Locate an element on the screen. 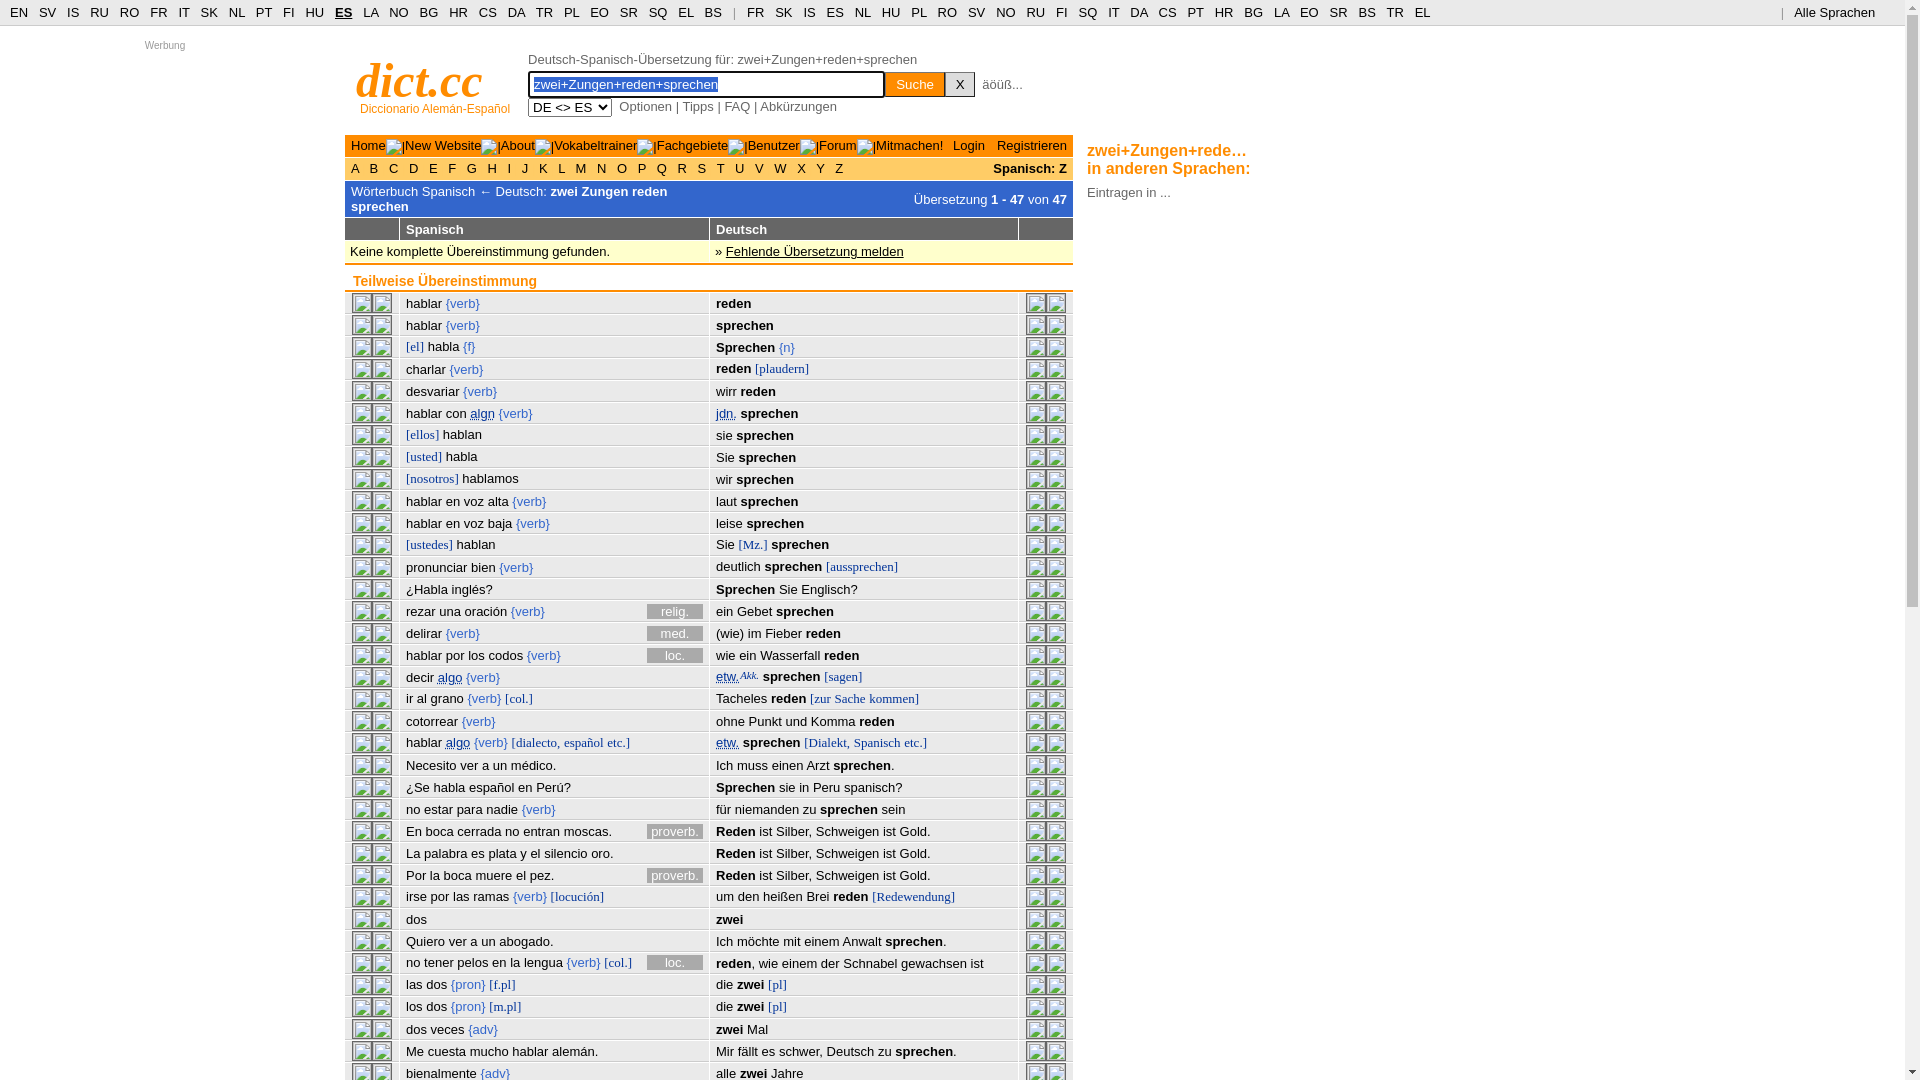 This screenshot has width=1920, height=1080. 'estar' is located at coordinates (437, 808).